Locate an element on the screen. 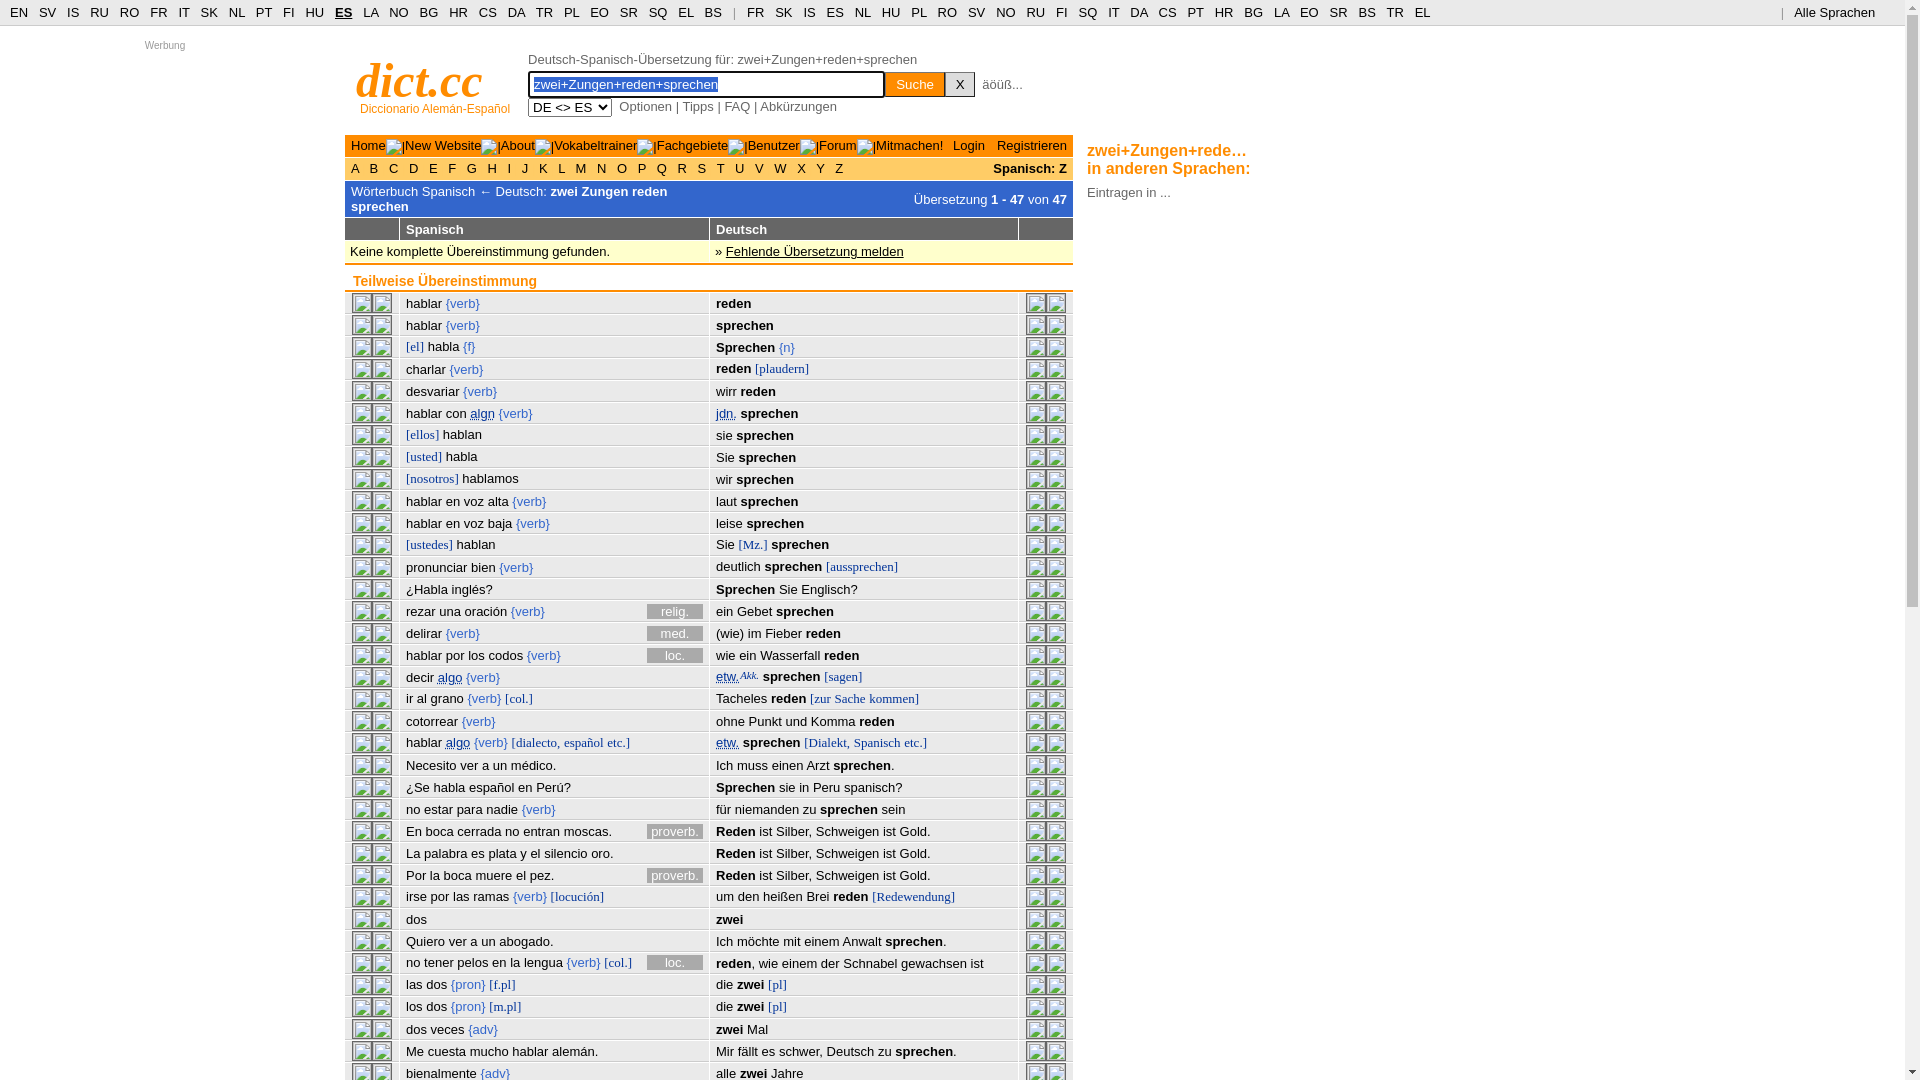 This screenshot has width=1920, height=1080. 'estar' is located at coordinates (437, 808).